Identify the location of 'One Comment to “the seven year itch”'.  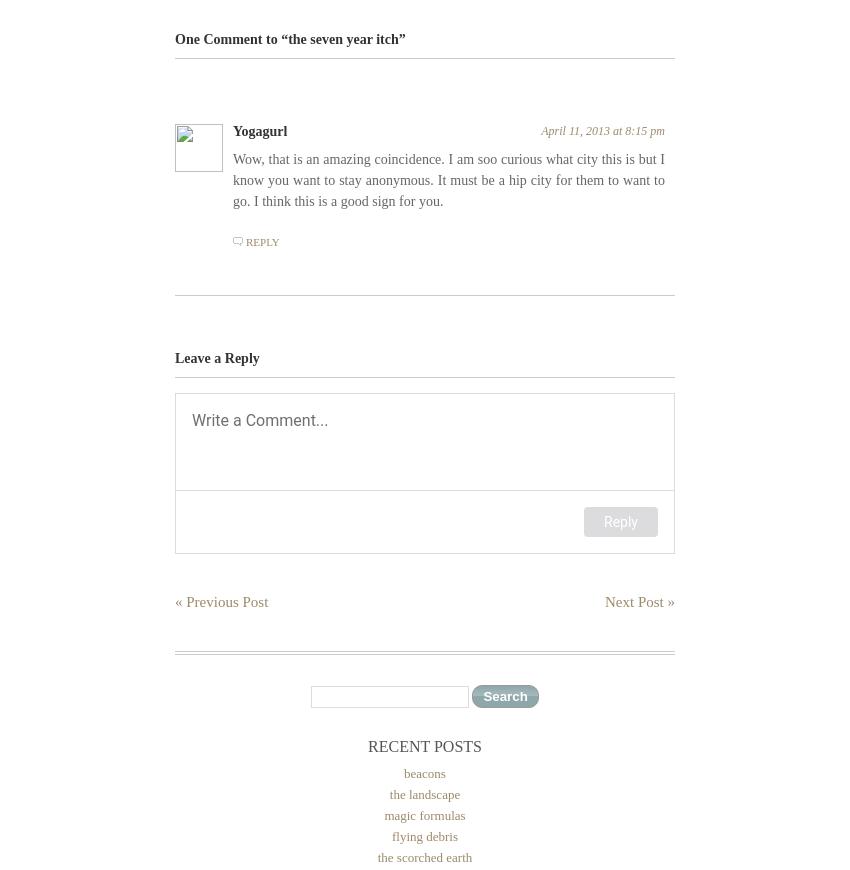
(174, 37).